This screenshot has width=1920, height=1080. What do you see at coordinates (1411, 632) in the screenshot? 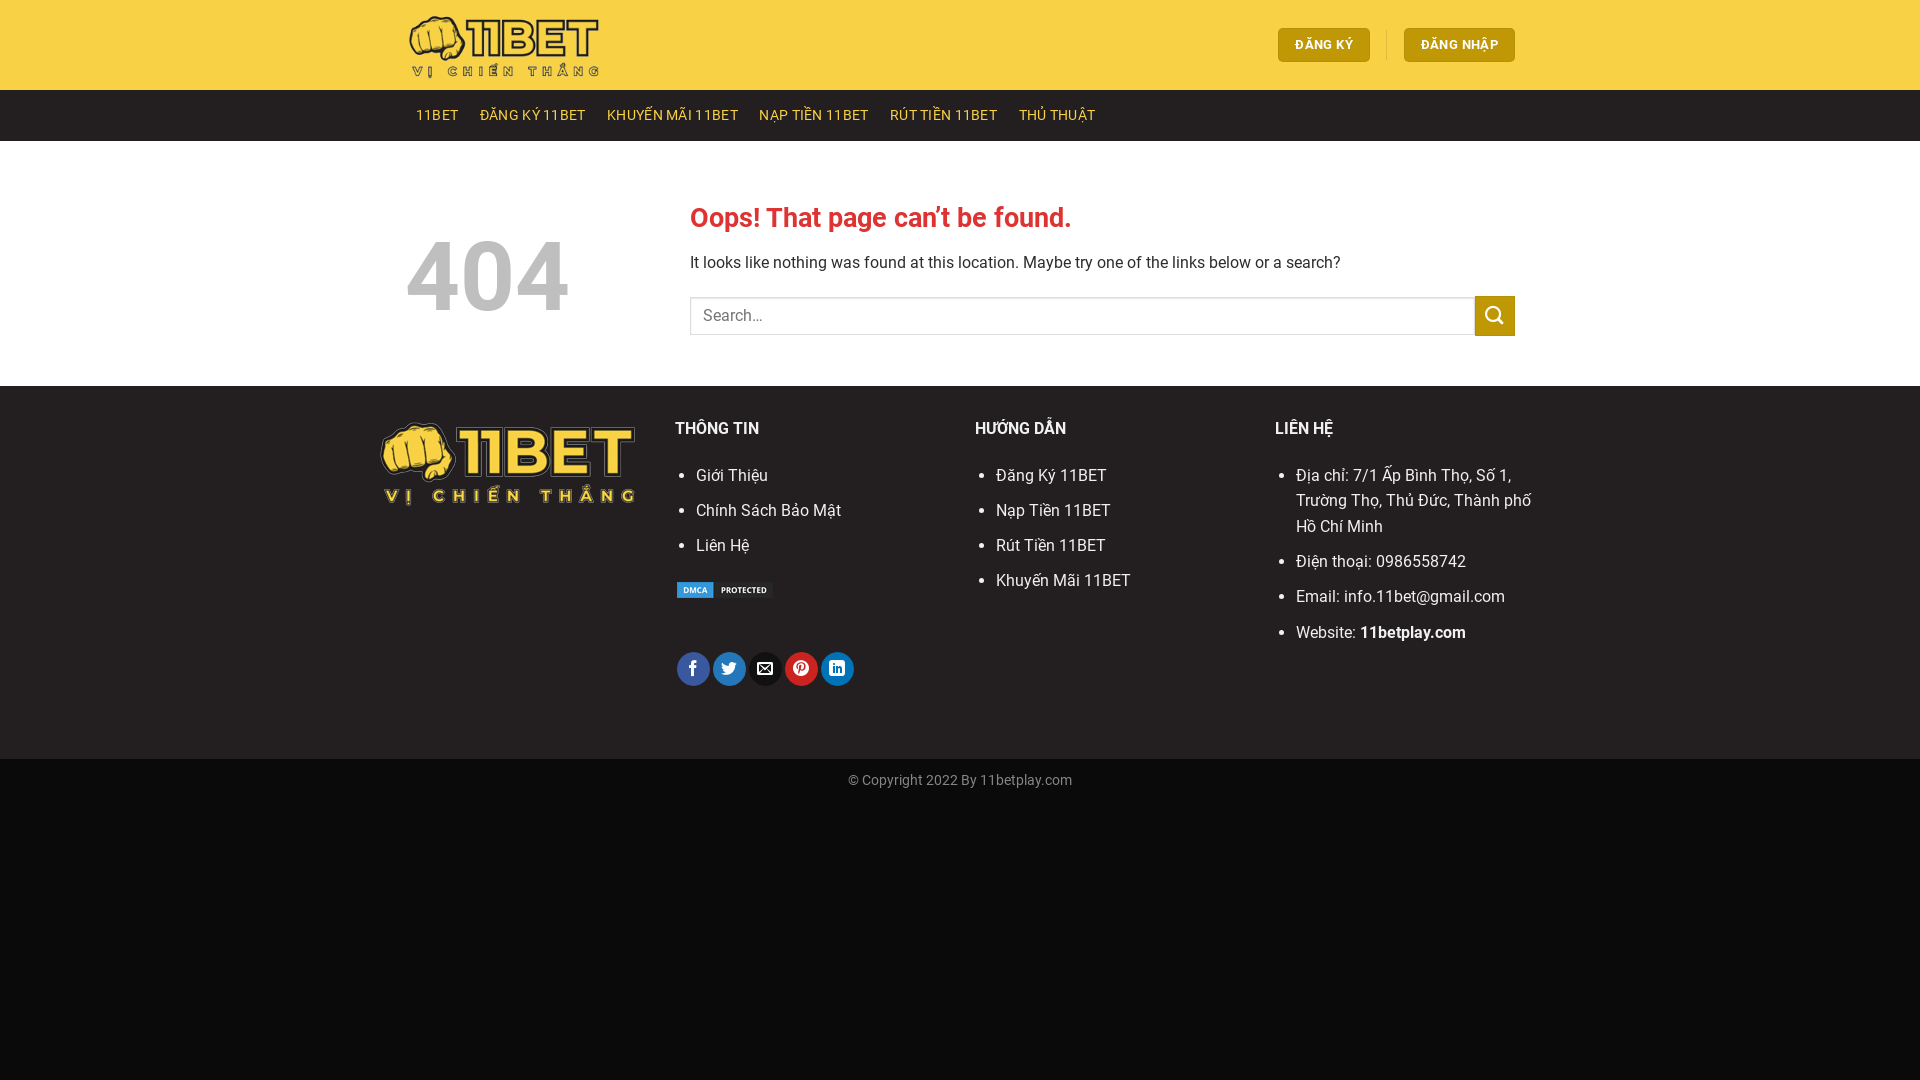
I see `'11betplay.com'` at bounding box center [1411, 632].